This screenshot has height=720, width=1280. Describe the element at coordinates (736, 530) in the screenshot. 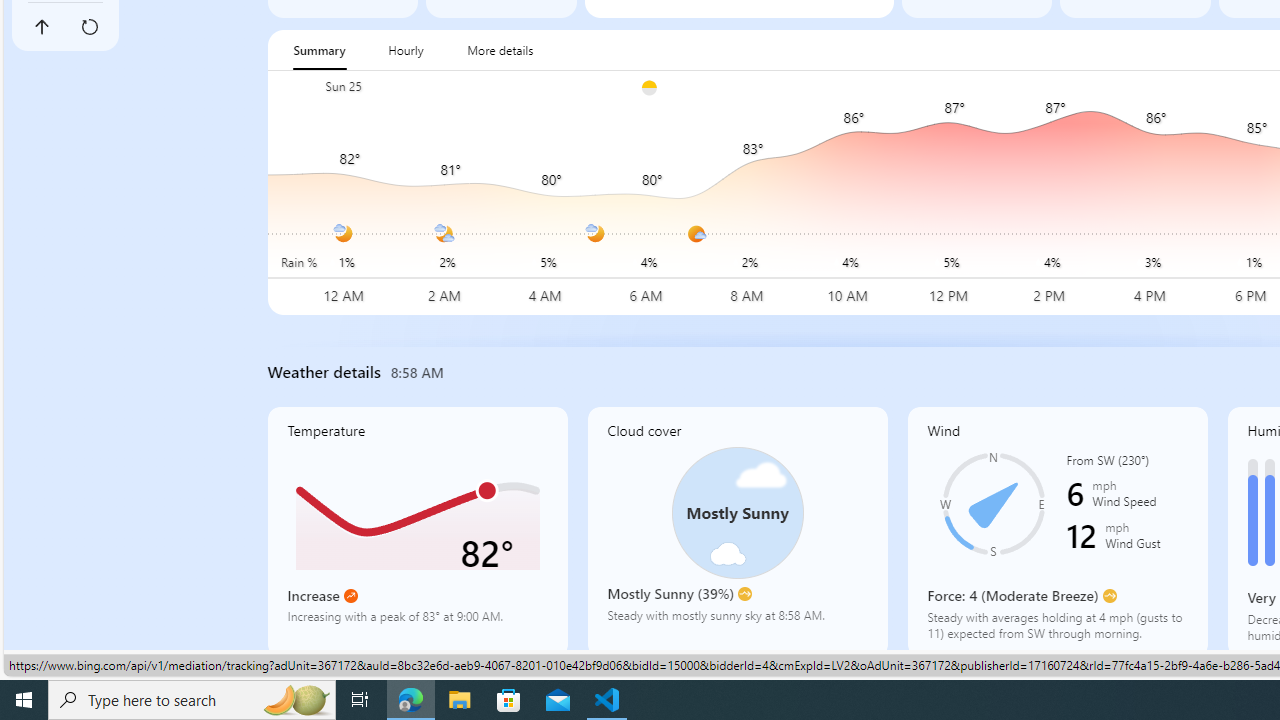

I see `'Cloud cover'` at that location.